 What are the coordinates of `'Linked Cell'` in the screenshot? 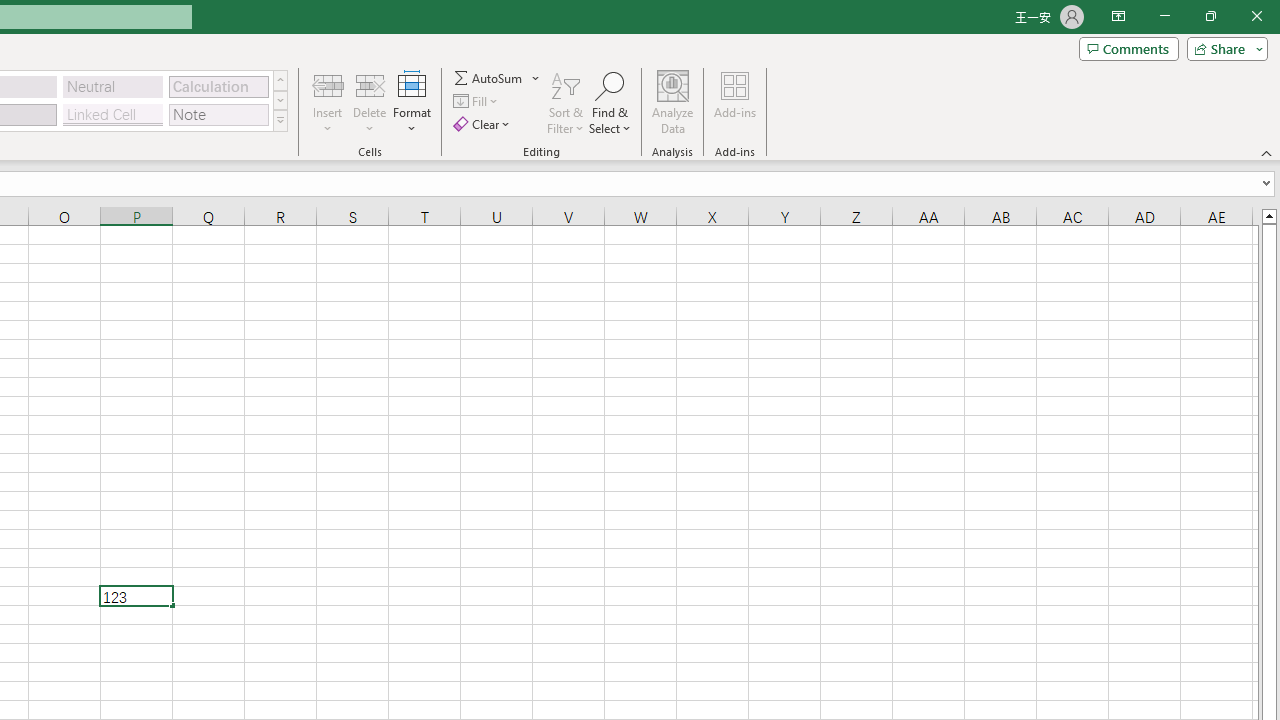 It's located at (112, 114).